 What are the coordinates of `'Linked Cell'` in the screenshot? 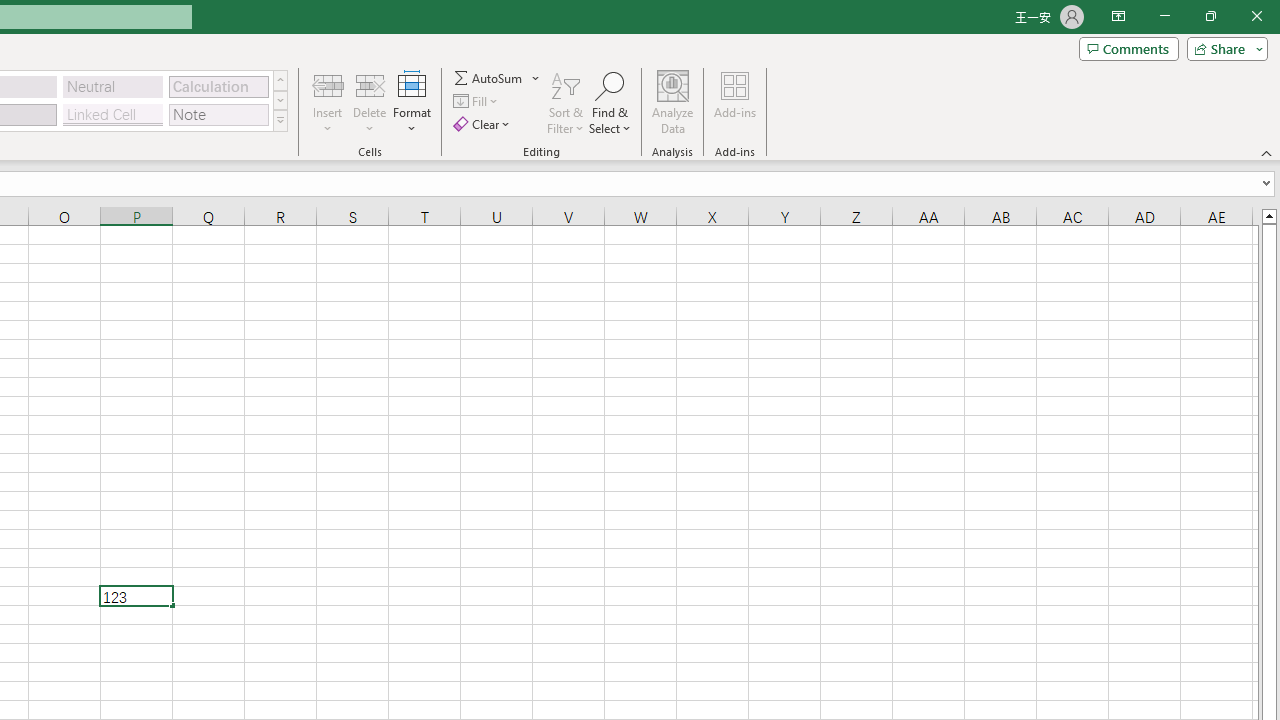 It's located at (112, 114).